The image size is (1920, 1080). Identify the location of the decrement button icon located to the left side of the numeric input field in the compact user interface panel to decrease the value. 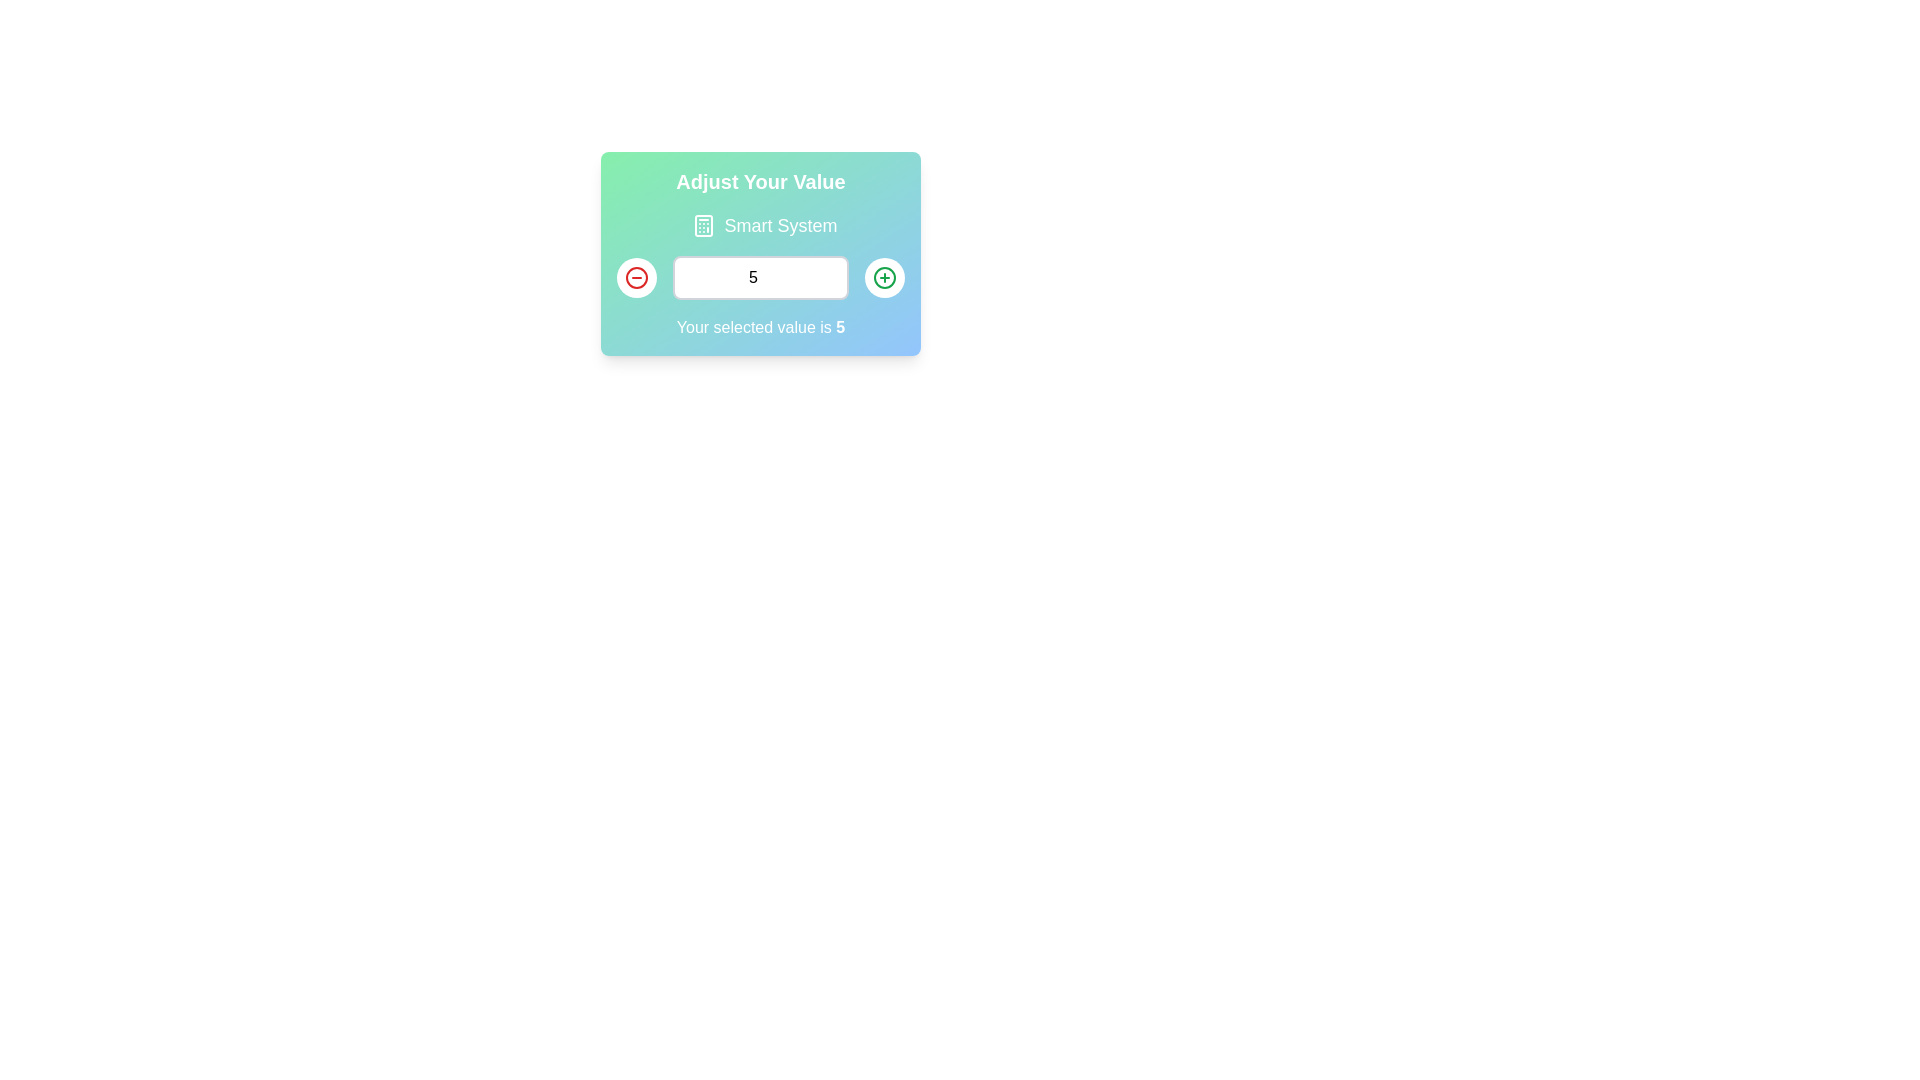
(636, 277).